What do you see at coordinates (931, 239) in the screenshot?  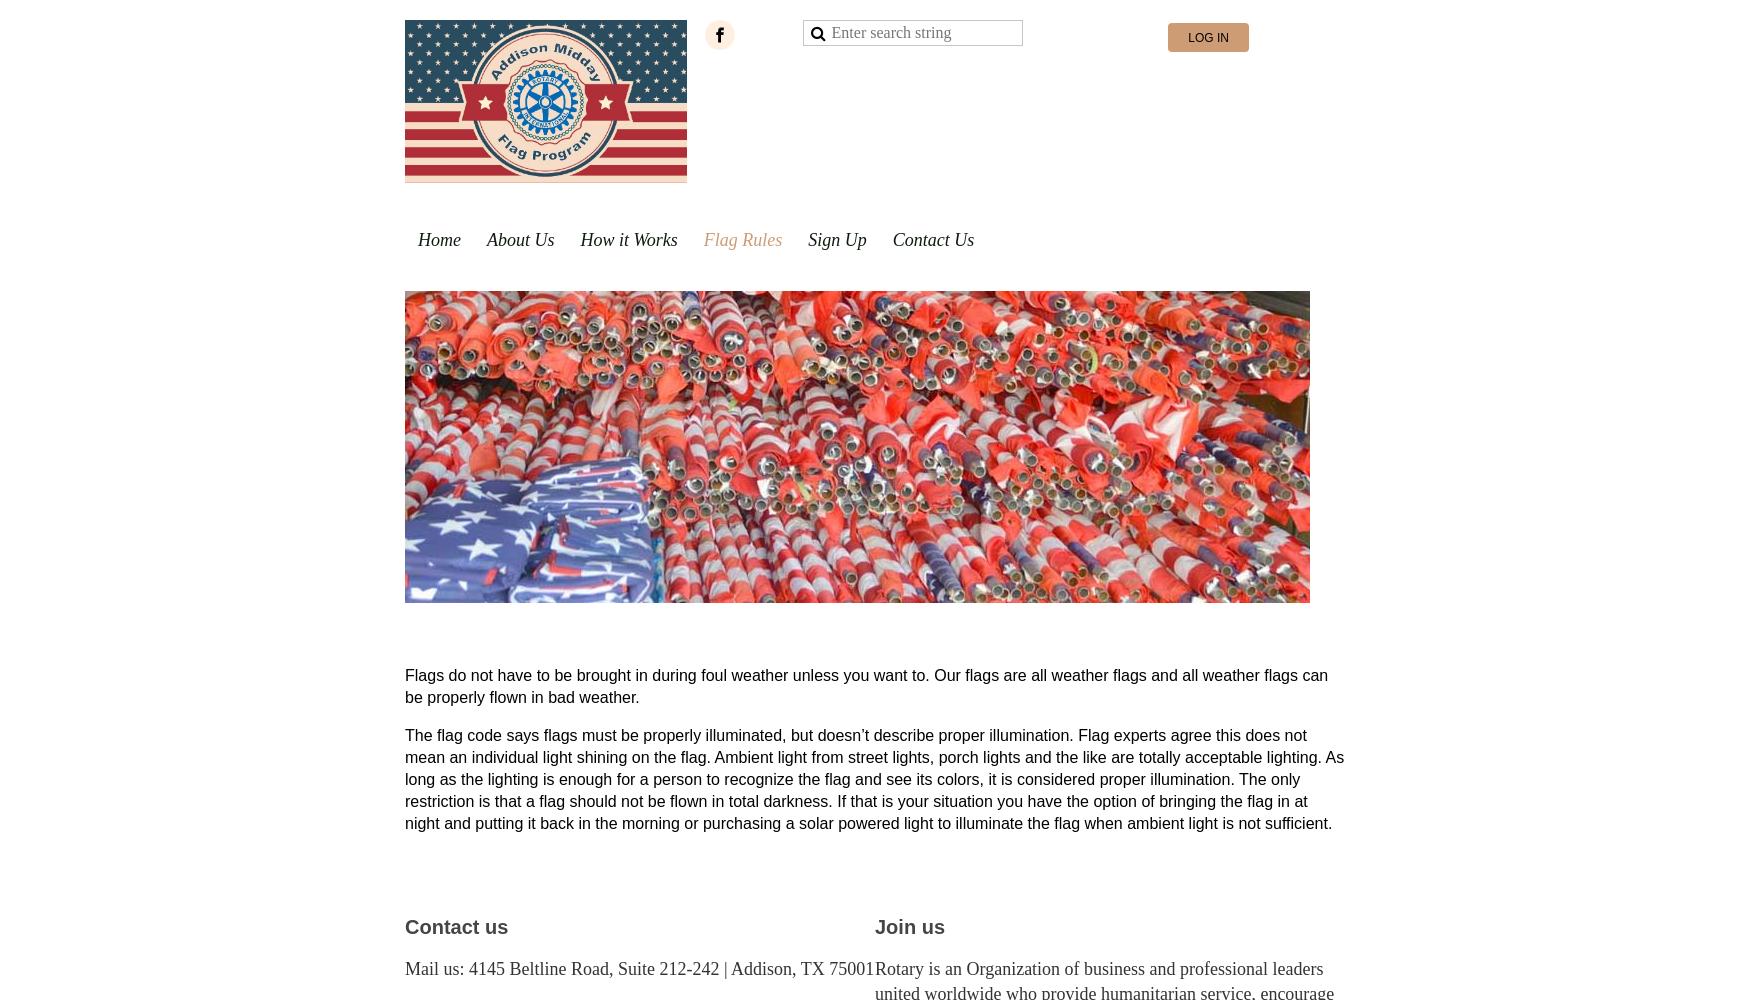 I see `'Contact Us'` at bounding box center [931, 239].